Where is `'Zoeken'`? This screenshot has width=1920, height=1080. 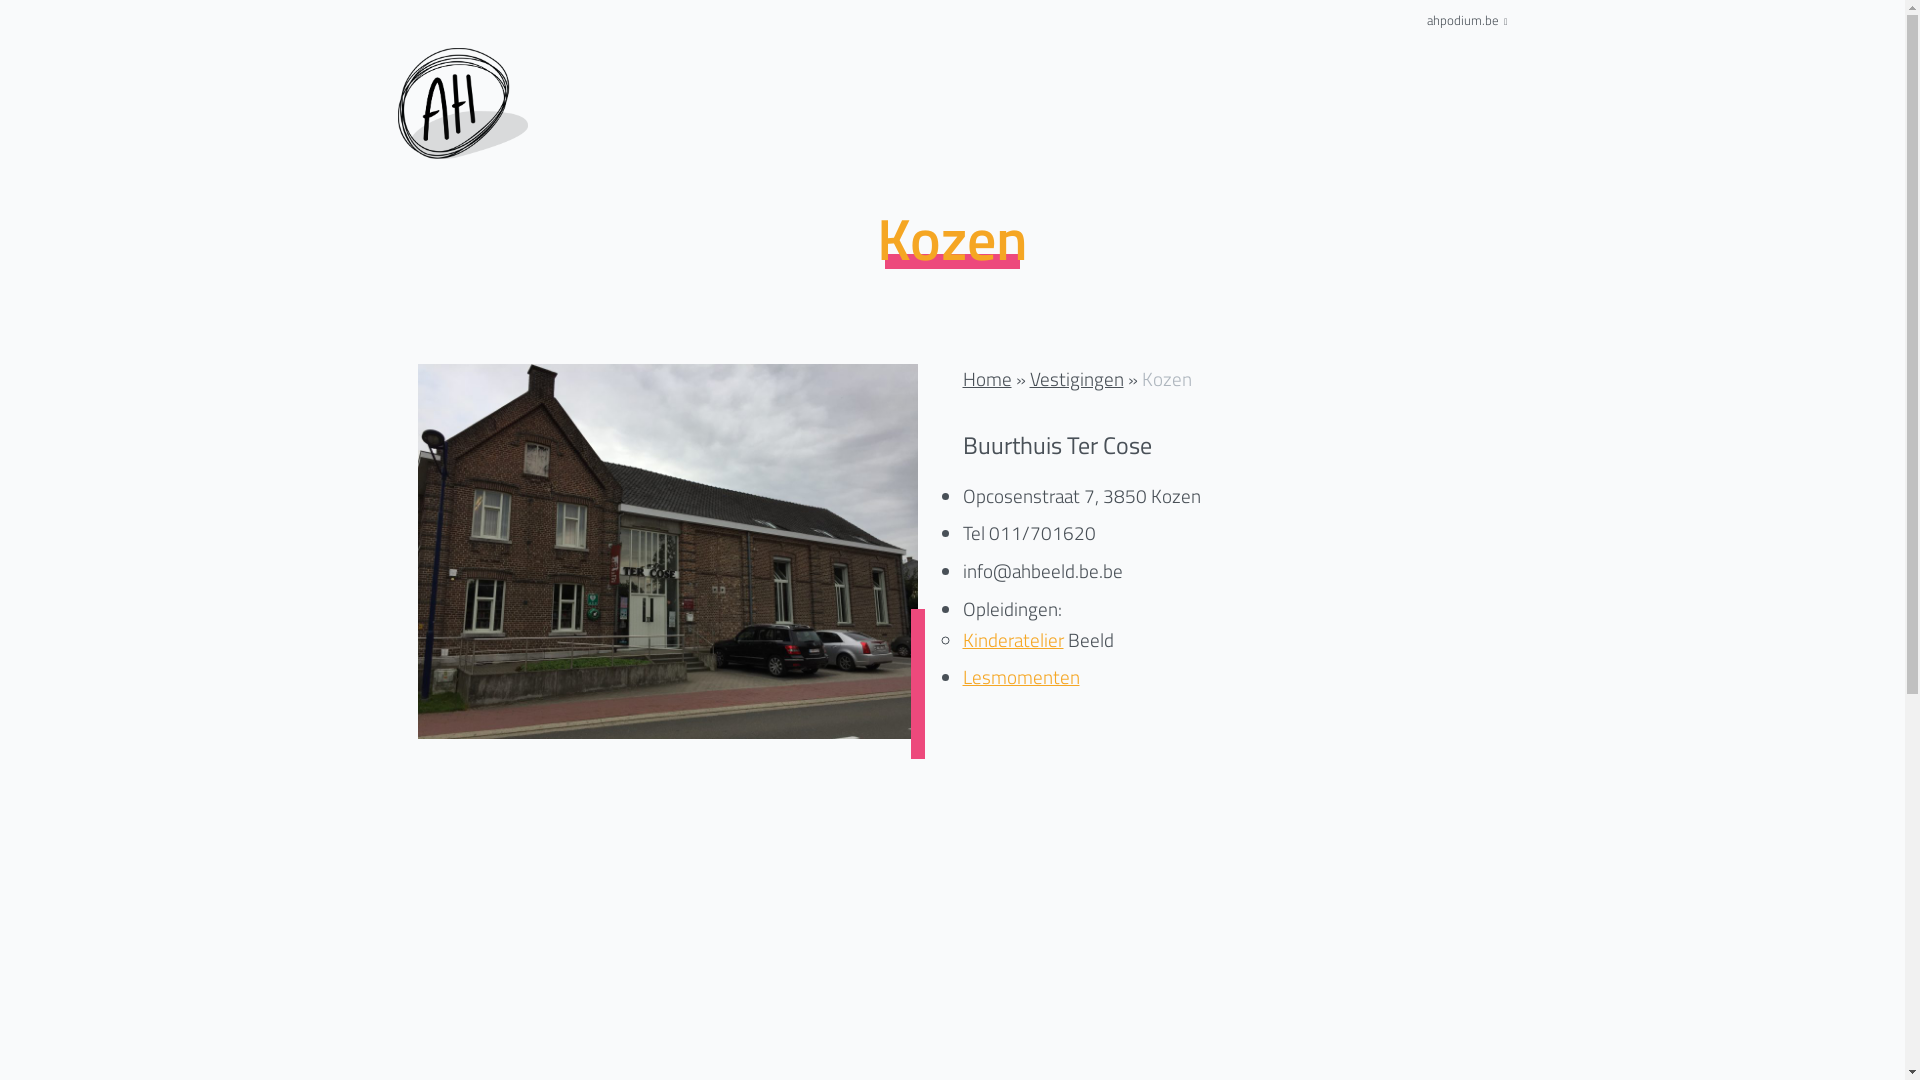
'Zoeken' is located at coordinates (1207, 419).